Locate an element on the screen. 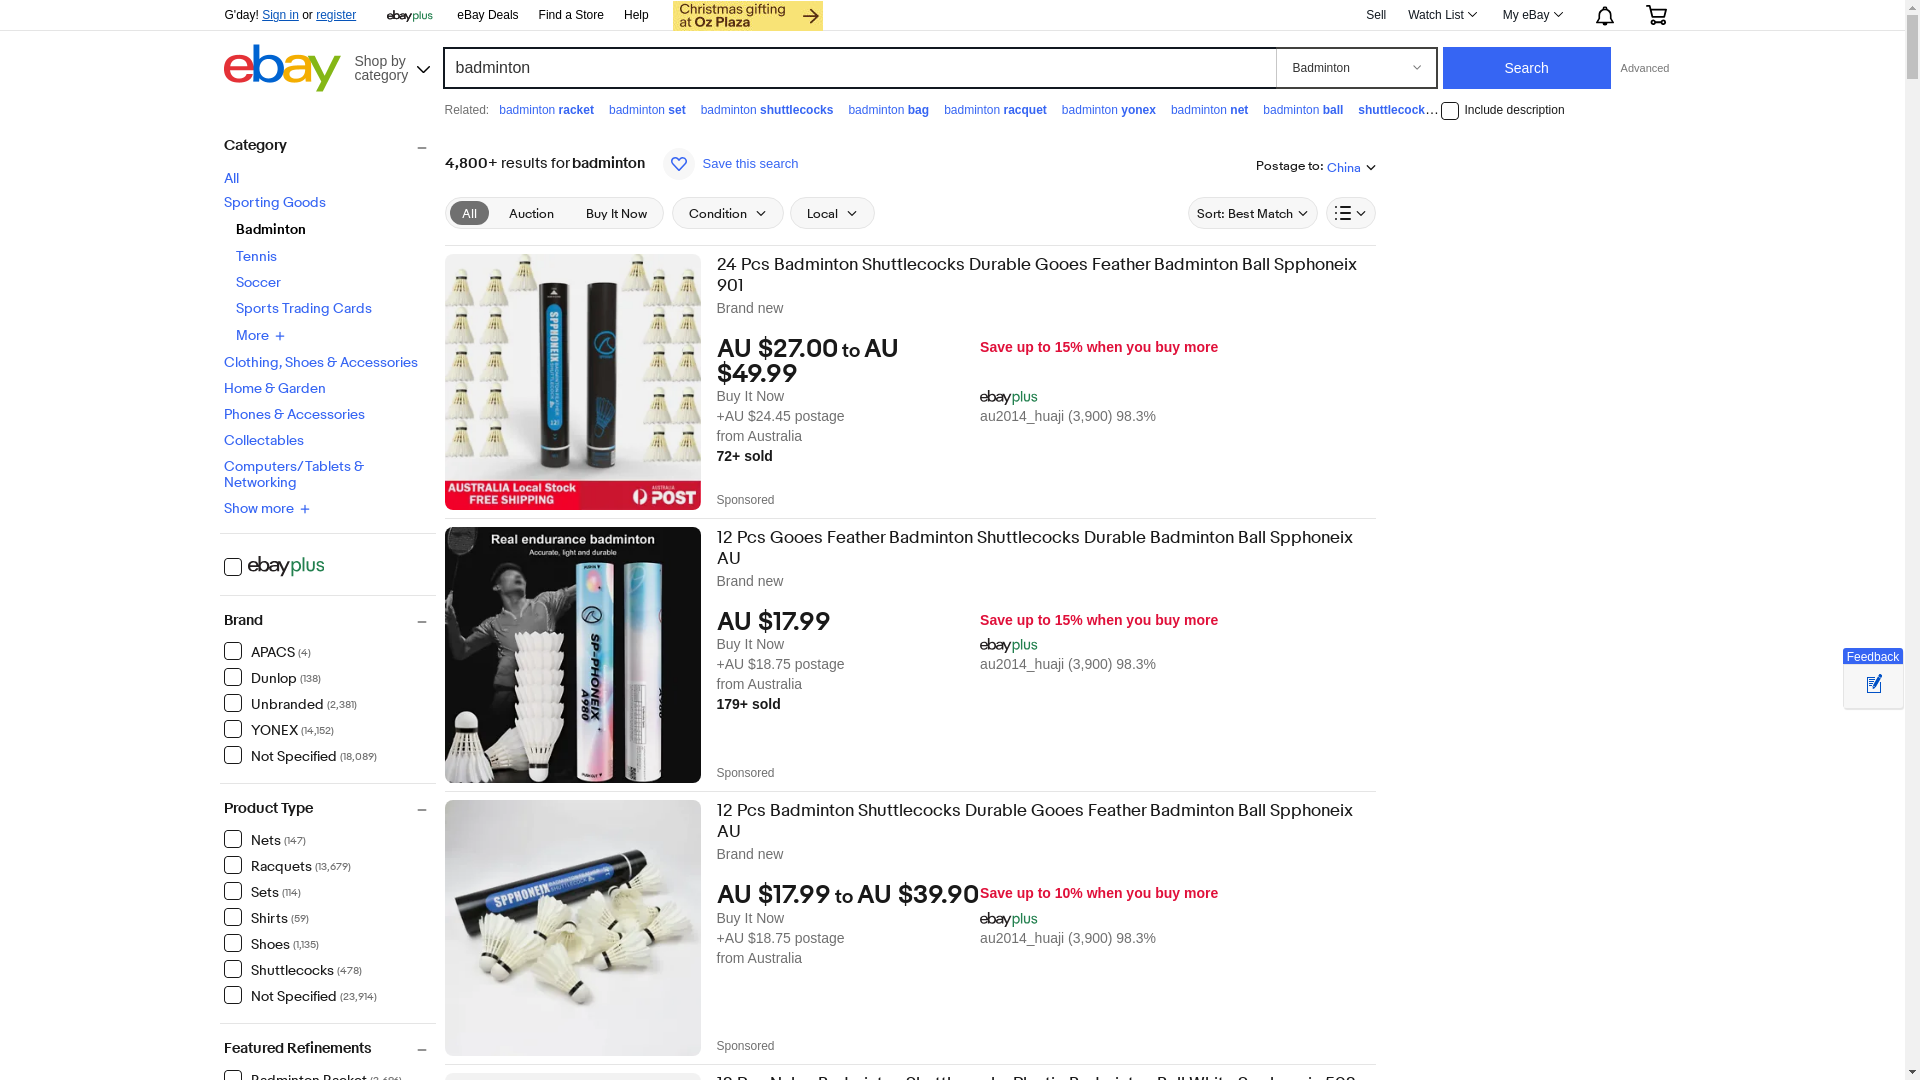  'Save this search' is located at coordinates (656, 163).